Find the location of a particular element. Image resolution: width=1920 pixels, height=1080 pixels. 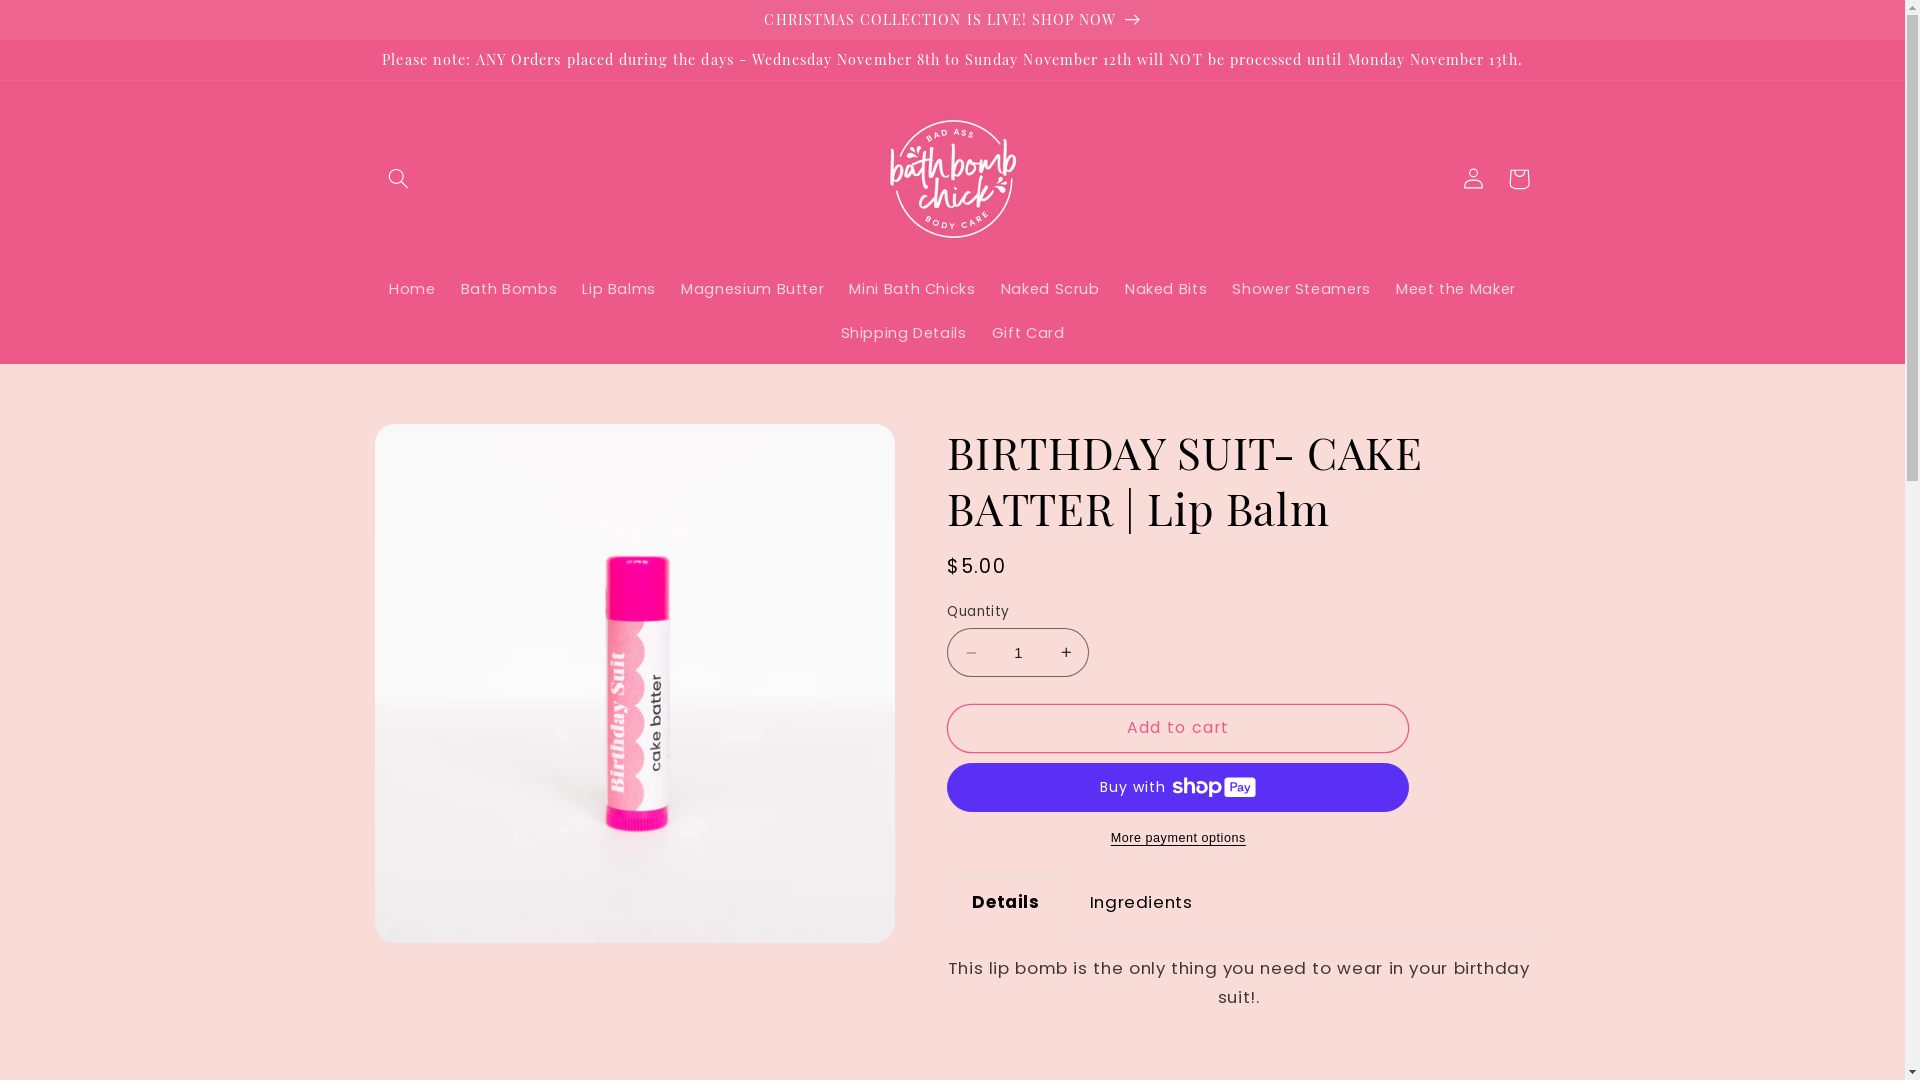

'Increase quantity for BIRTHDAY SUIT- CAKE BATTER | Lip Balm' is located at coordinates (1041, 652).